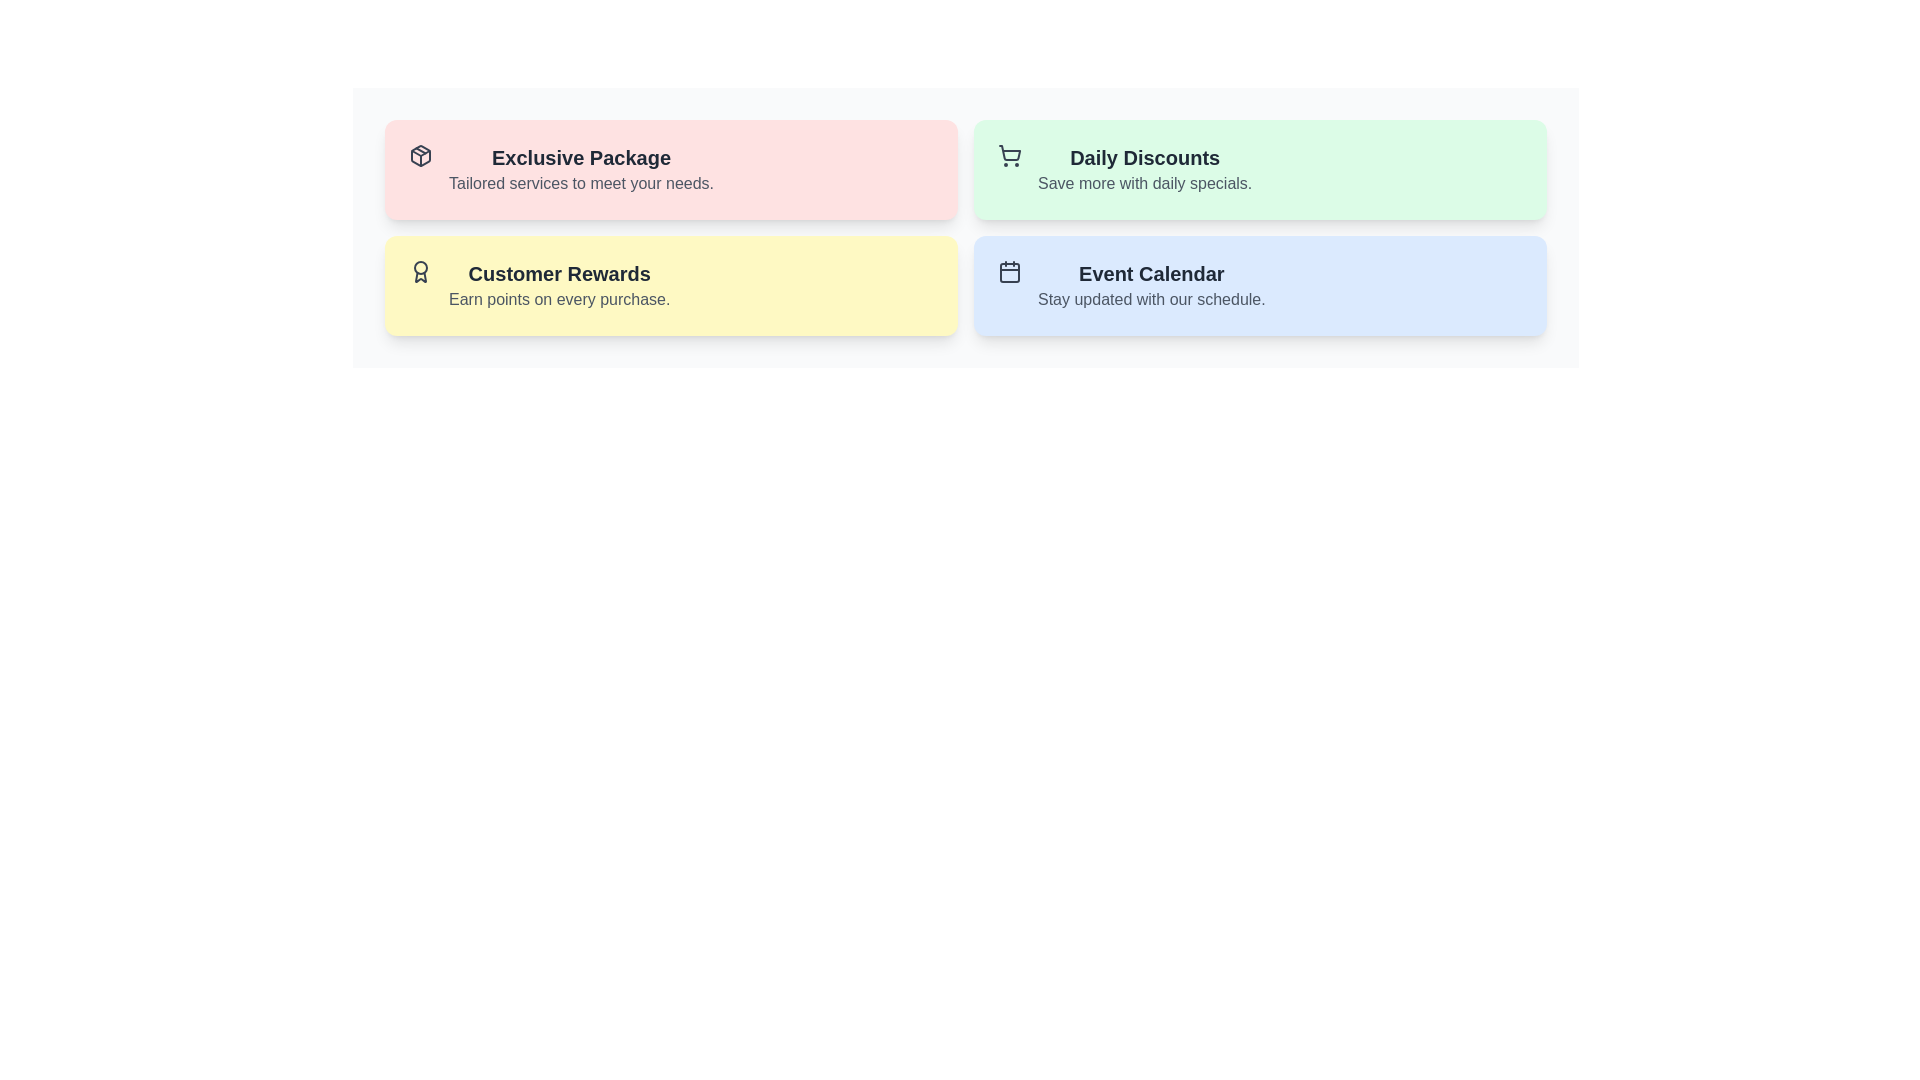  Describe the element at coordinates (1145, 168) in the screenshot. I see `the text block displaying 'Daily Discounts' in a green rectangular area, which is the second card in the grid arrangement` at that location.